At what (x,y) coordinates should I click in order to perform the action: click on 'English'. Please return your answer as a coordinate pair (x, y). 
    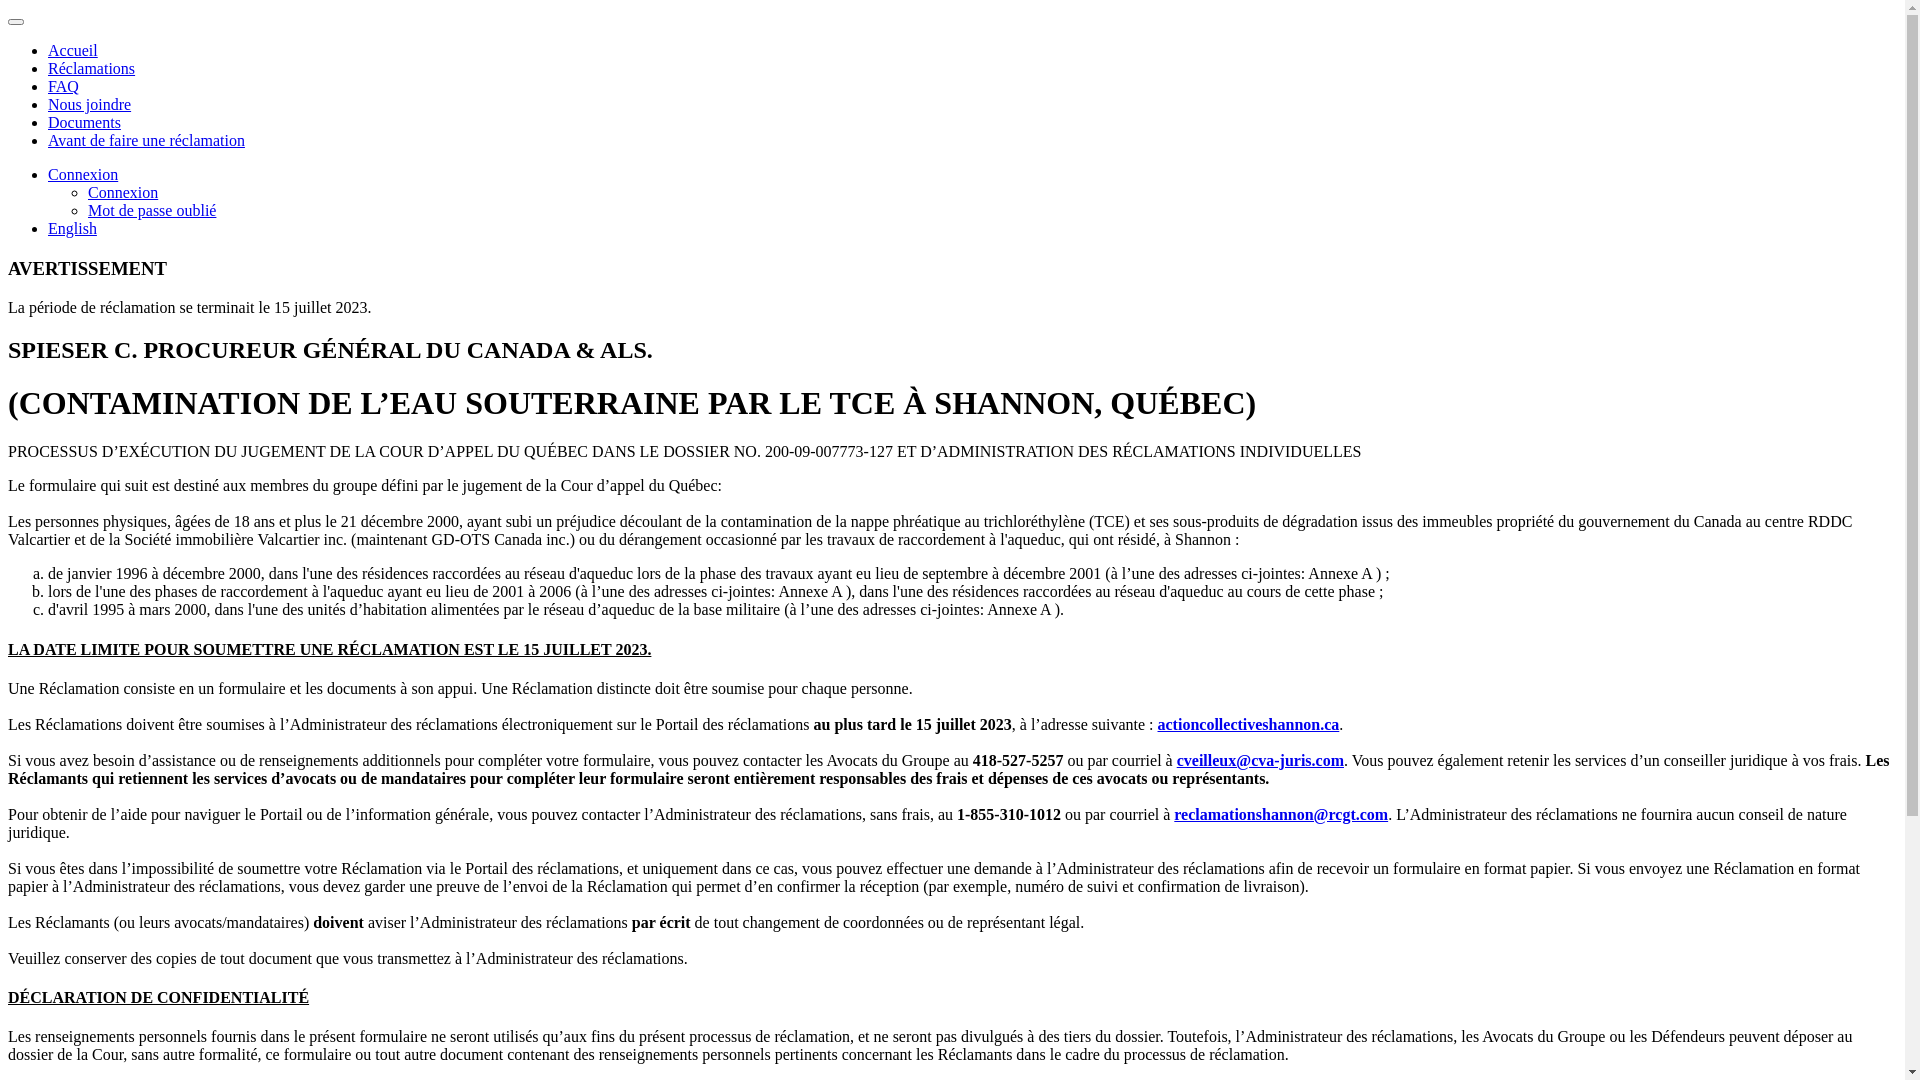
    Looking at the image, I should click on (48, 227).